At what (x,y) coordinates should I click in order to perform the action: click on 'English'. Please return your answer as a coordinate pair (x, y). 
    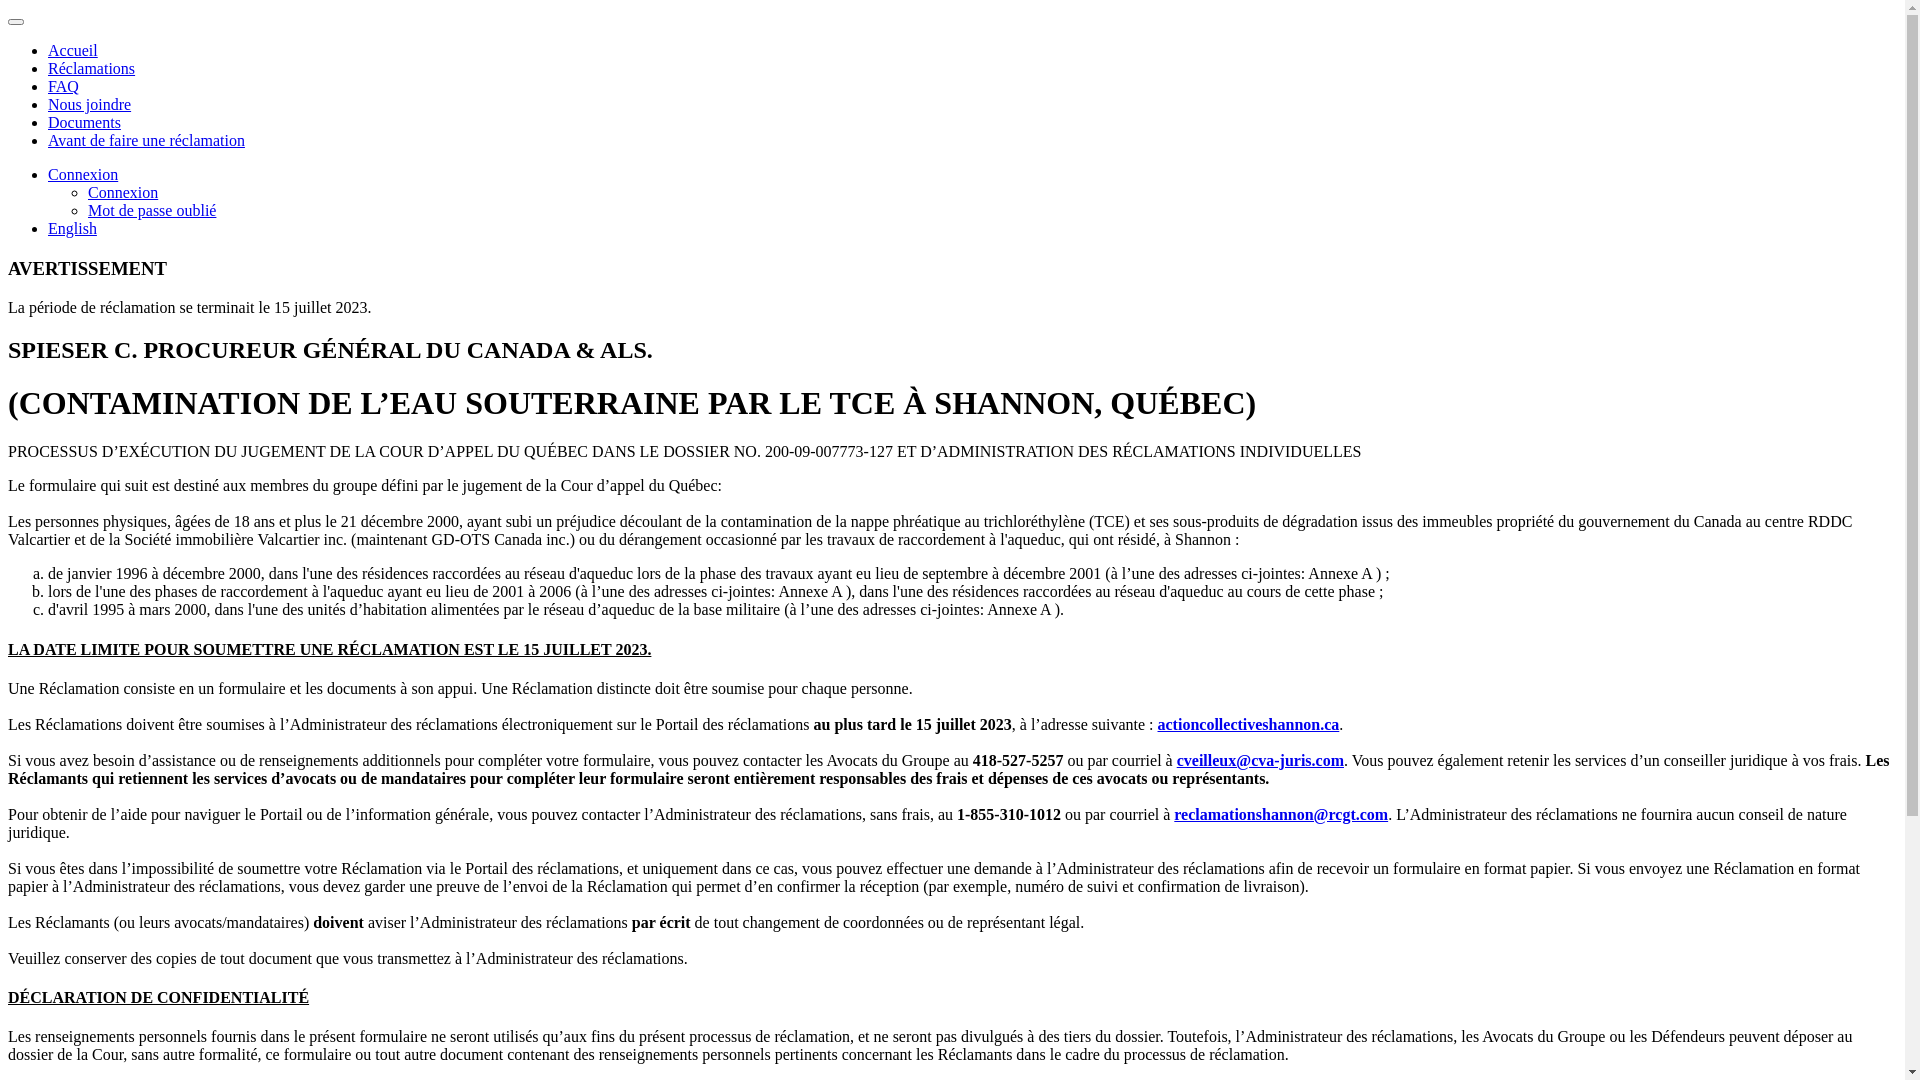
    Looking at the image, I should click on (48, 227).